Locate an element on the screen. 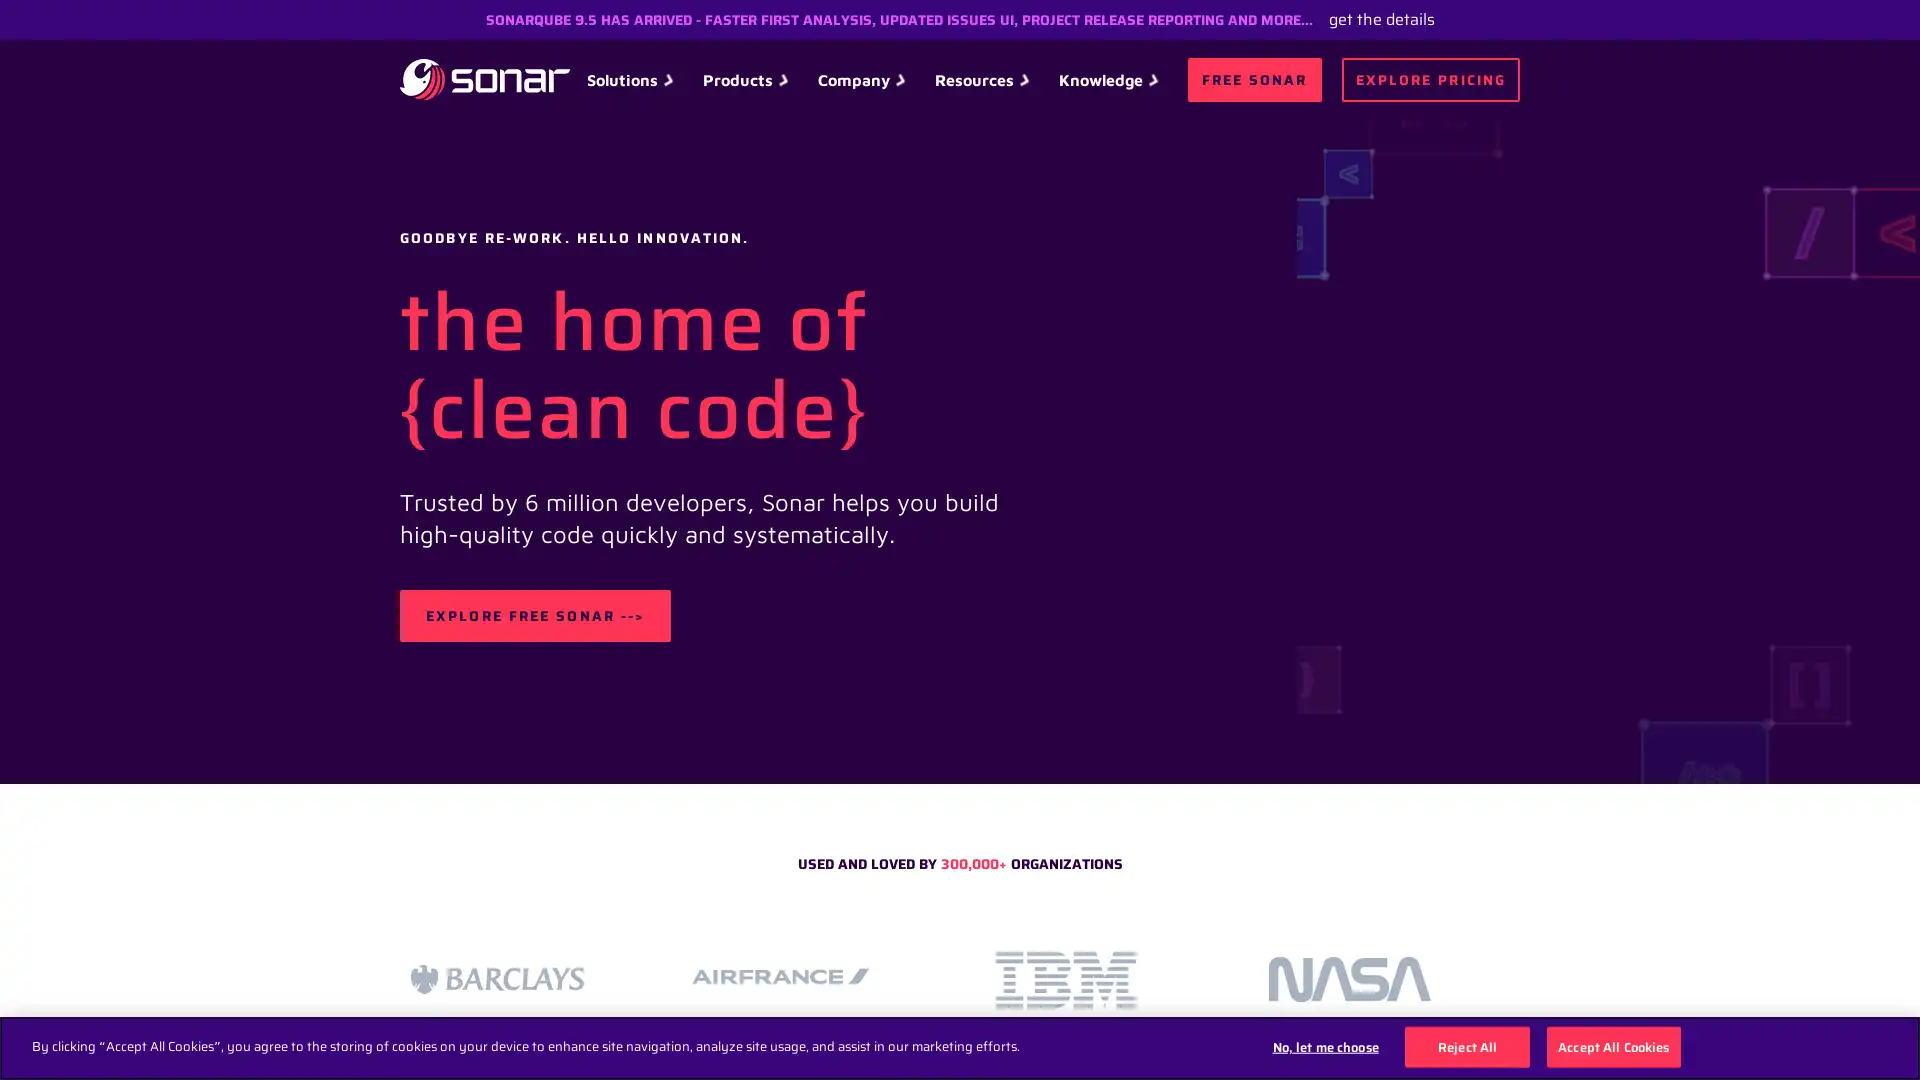 The height and width of the screenshot is (1080, 1920). Knowledge is located at coordinates (1123, 79).